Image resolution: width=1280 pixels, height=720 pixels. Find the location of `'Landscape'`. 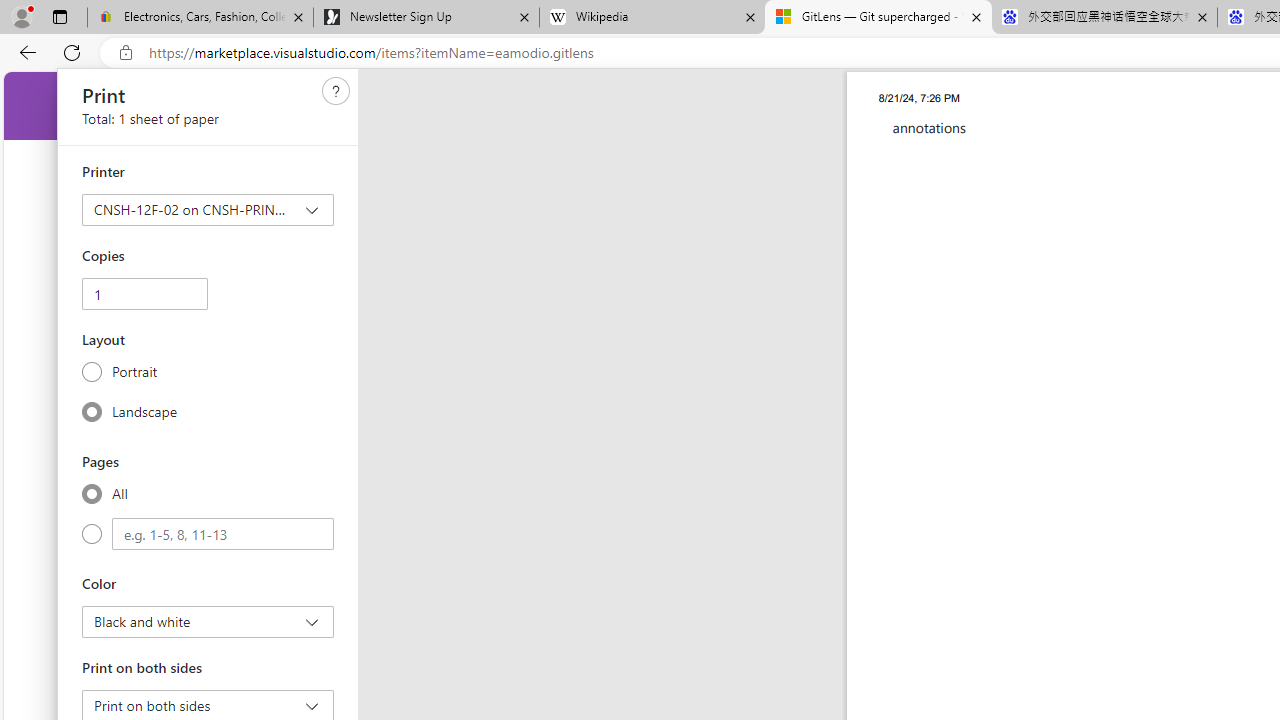

'Landscape' is located at coordinates (91, 410).